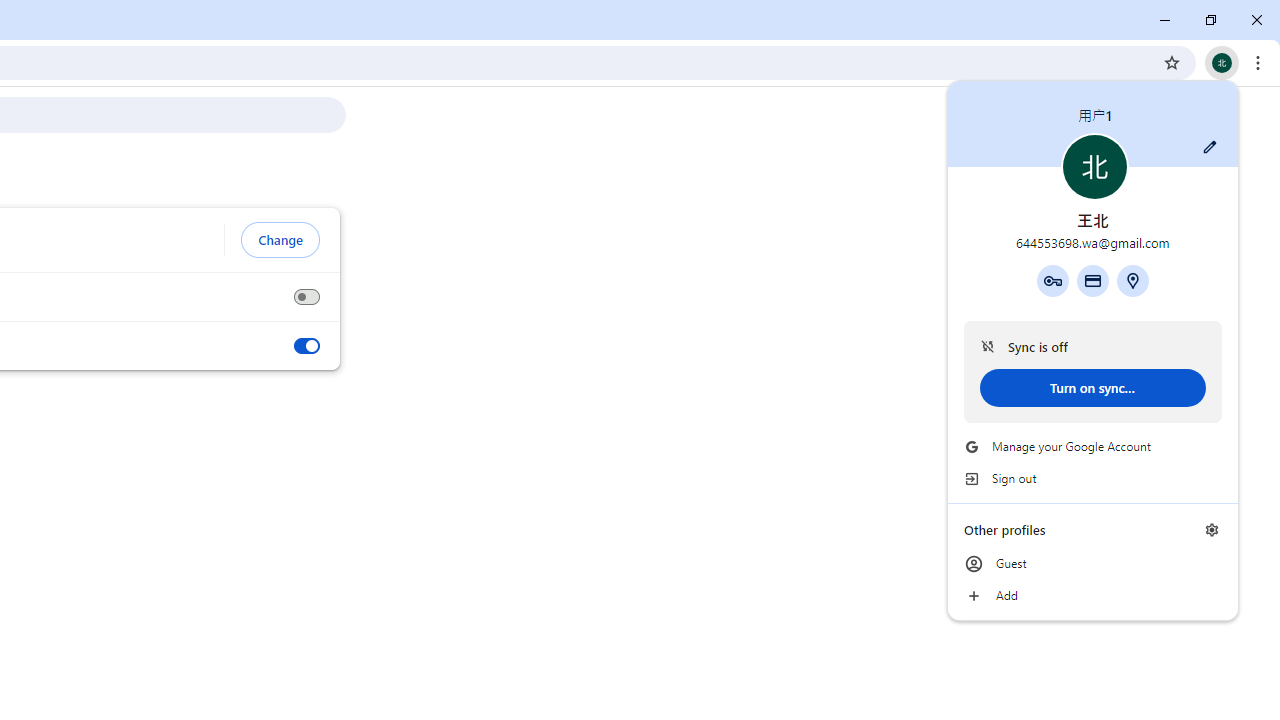 The image size is (1280, 720). I want to click on 'Guest', so click(1092, 564).